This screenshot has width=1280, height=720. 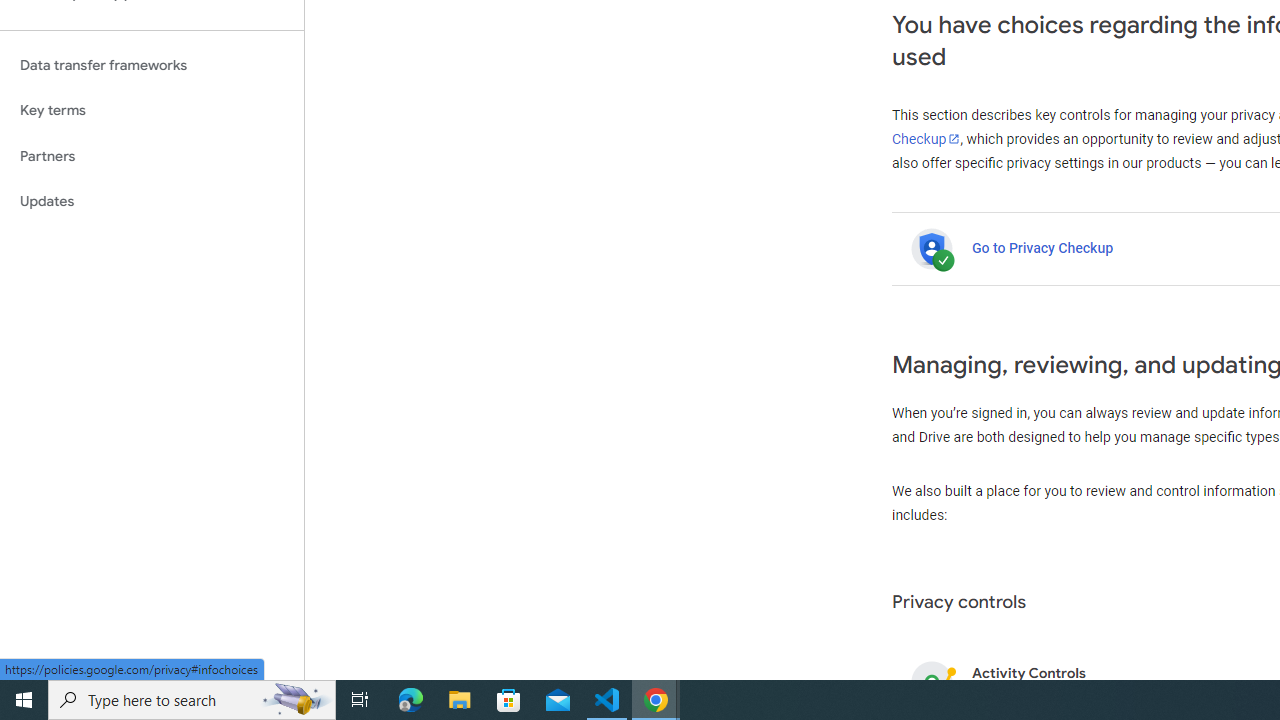 I want to click on 'Data transfer frameworks', so click(x=151, y=64).